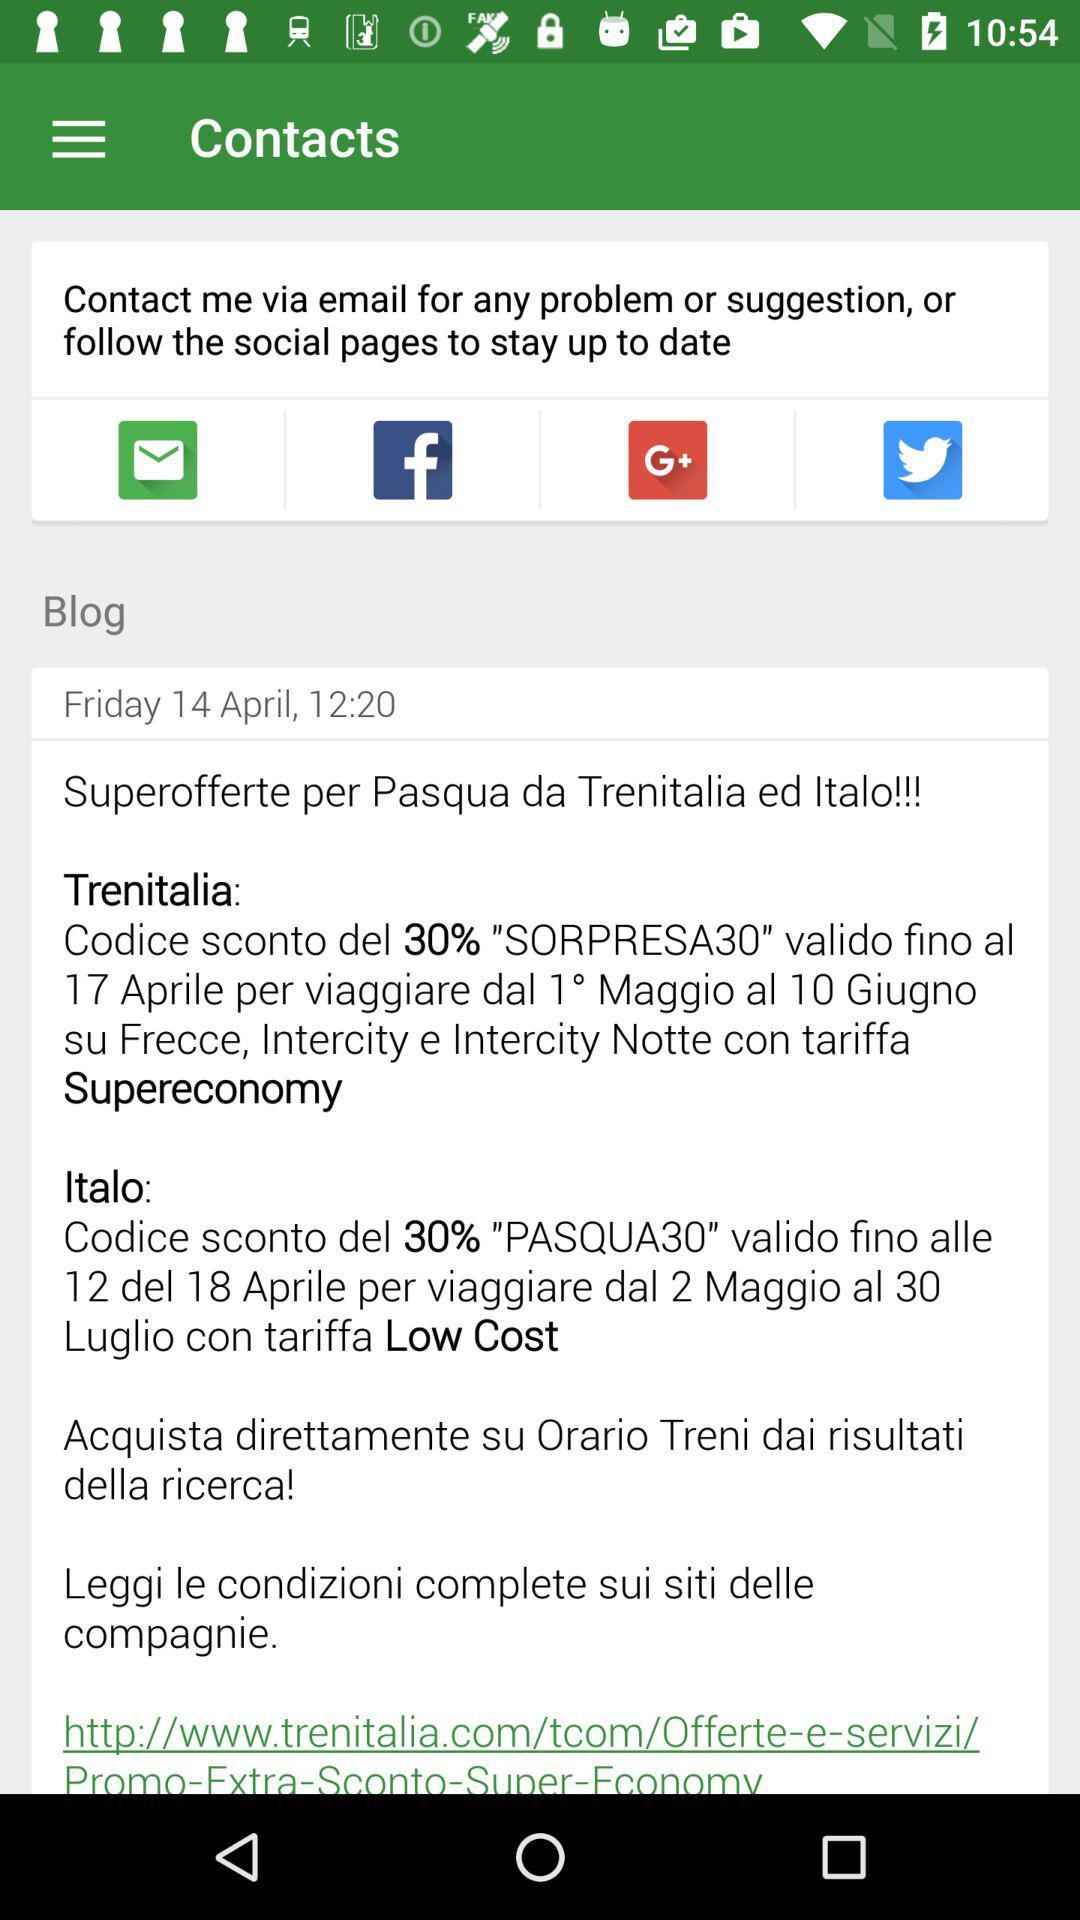 Image resolution: width=1080 pixels, height=1920 pixels. I want to click on share to social media, so click(411, 459).